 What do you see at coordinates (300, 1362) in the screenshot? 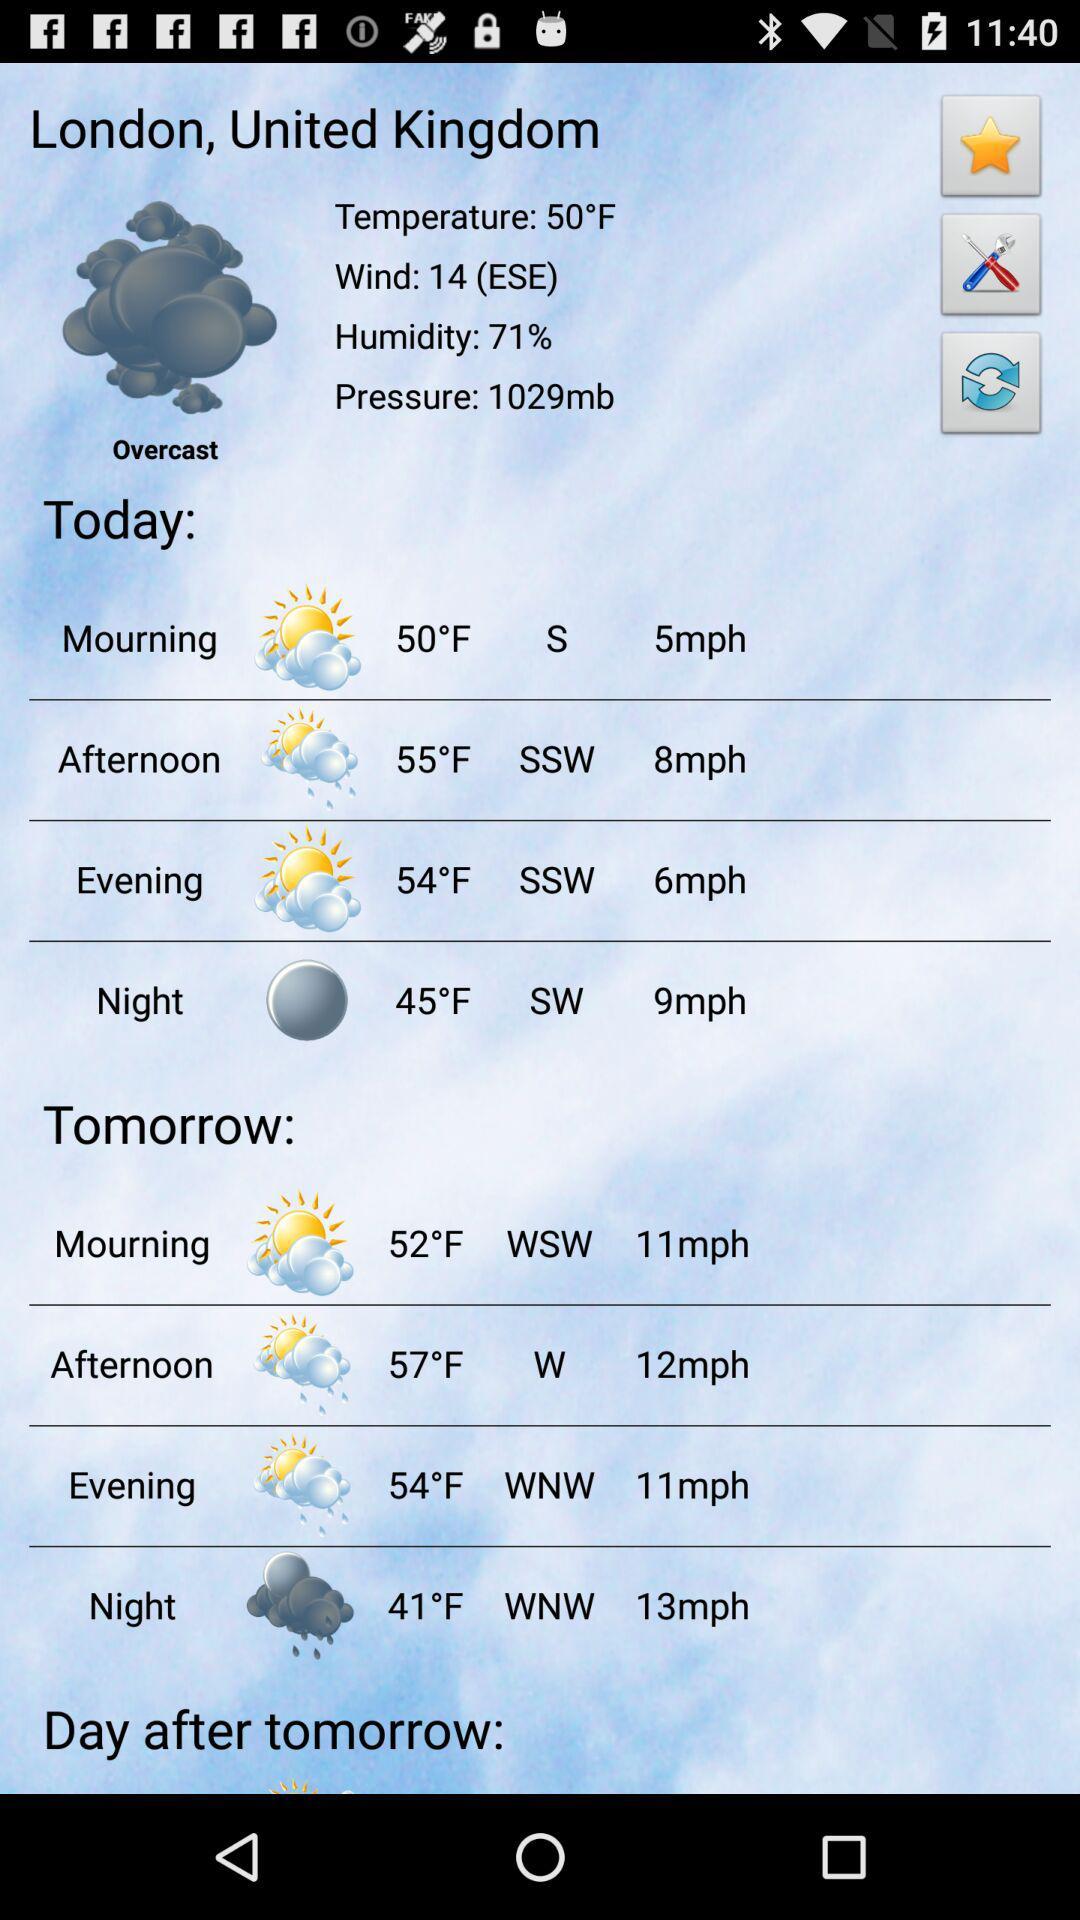
I see `show precipitation information for tomorrow afternoon` at bounding box center [300, 1362].